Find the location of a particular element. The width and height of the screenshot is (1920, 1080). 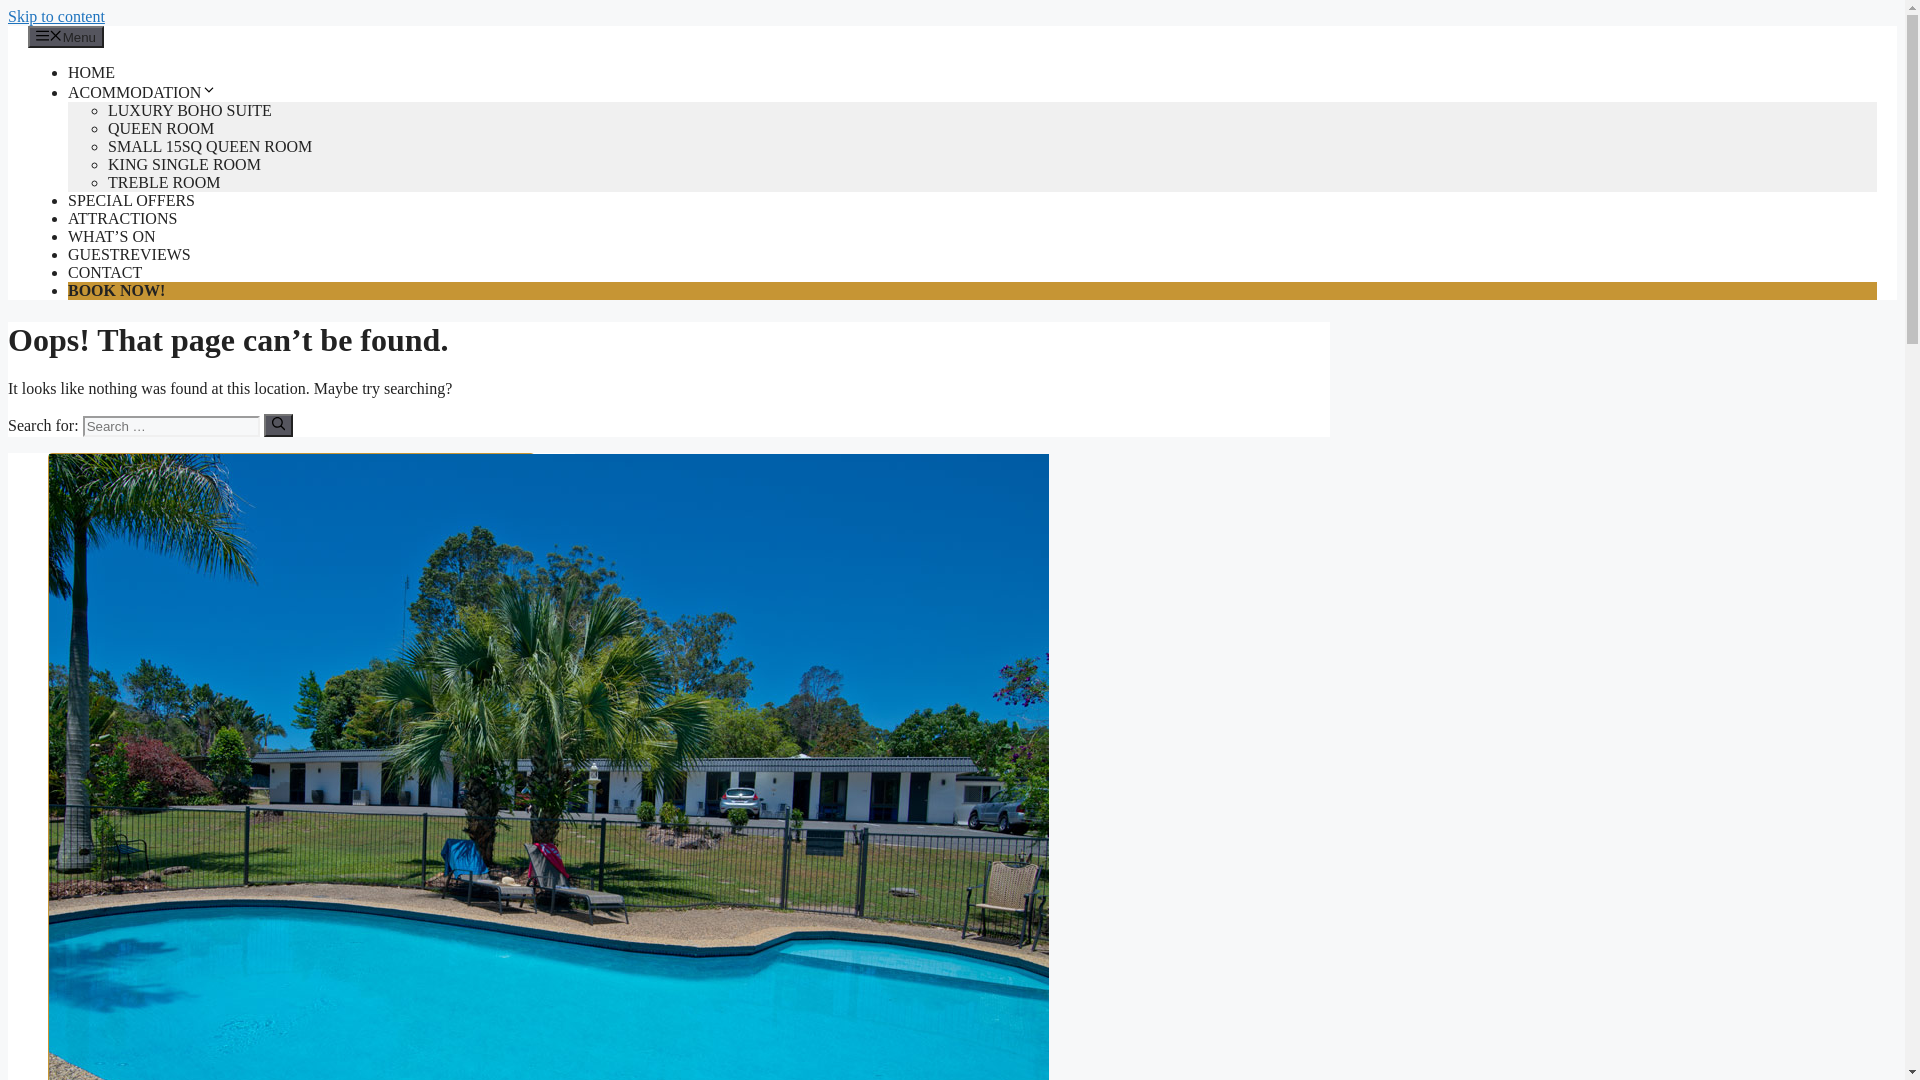

'GUESTREVIEWS' is located at coordinates (128, 253).